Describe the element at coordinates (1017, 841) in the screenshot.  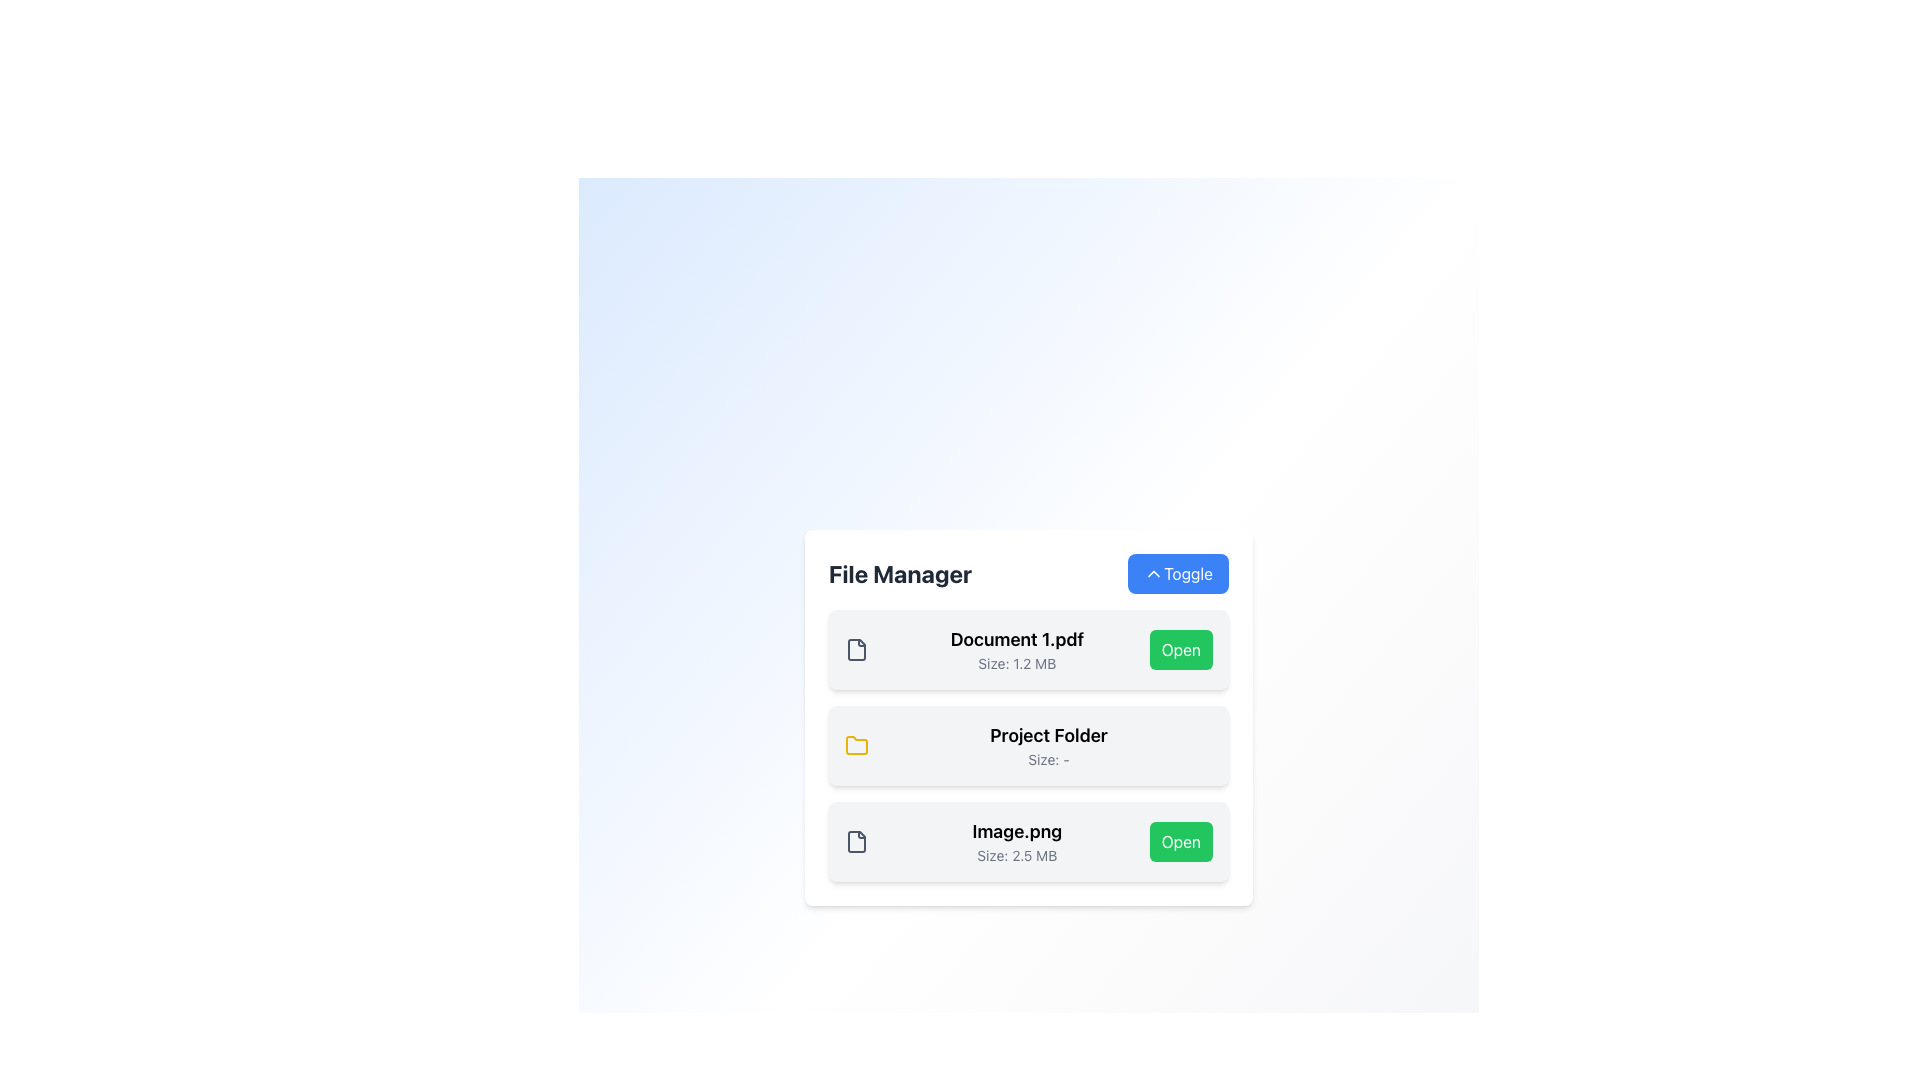
I see `the Text Display Block that shows the filename and file size of the listed file, located between an icon on the left and a green 'Open' button on the right` at that location.